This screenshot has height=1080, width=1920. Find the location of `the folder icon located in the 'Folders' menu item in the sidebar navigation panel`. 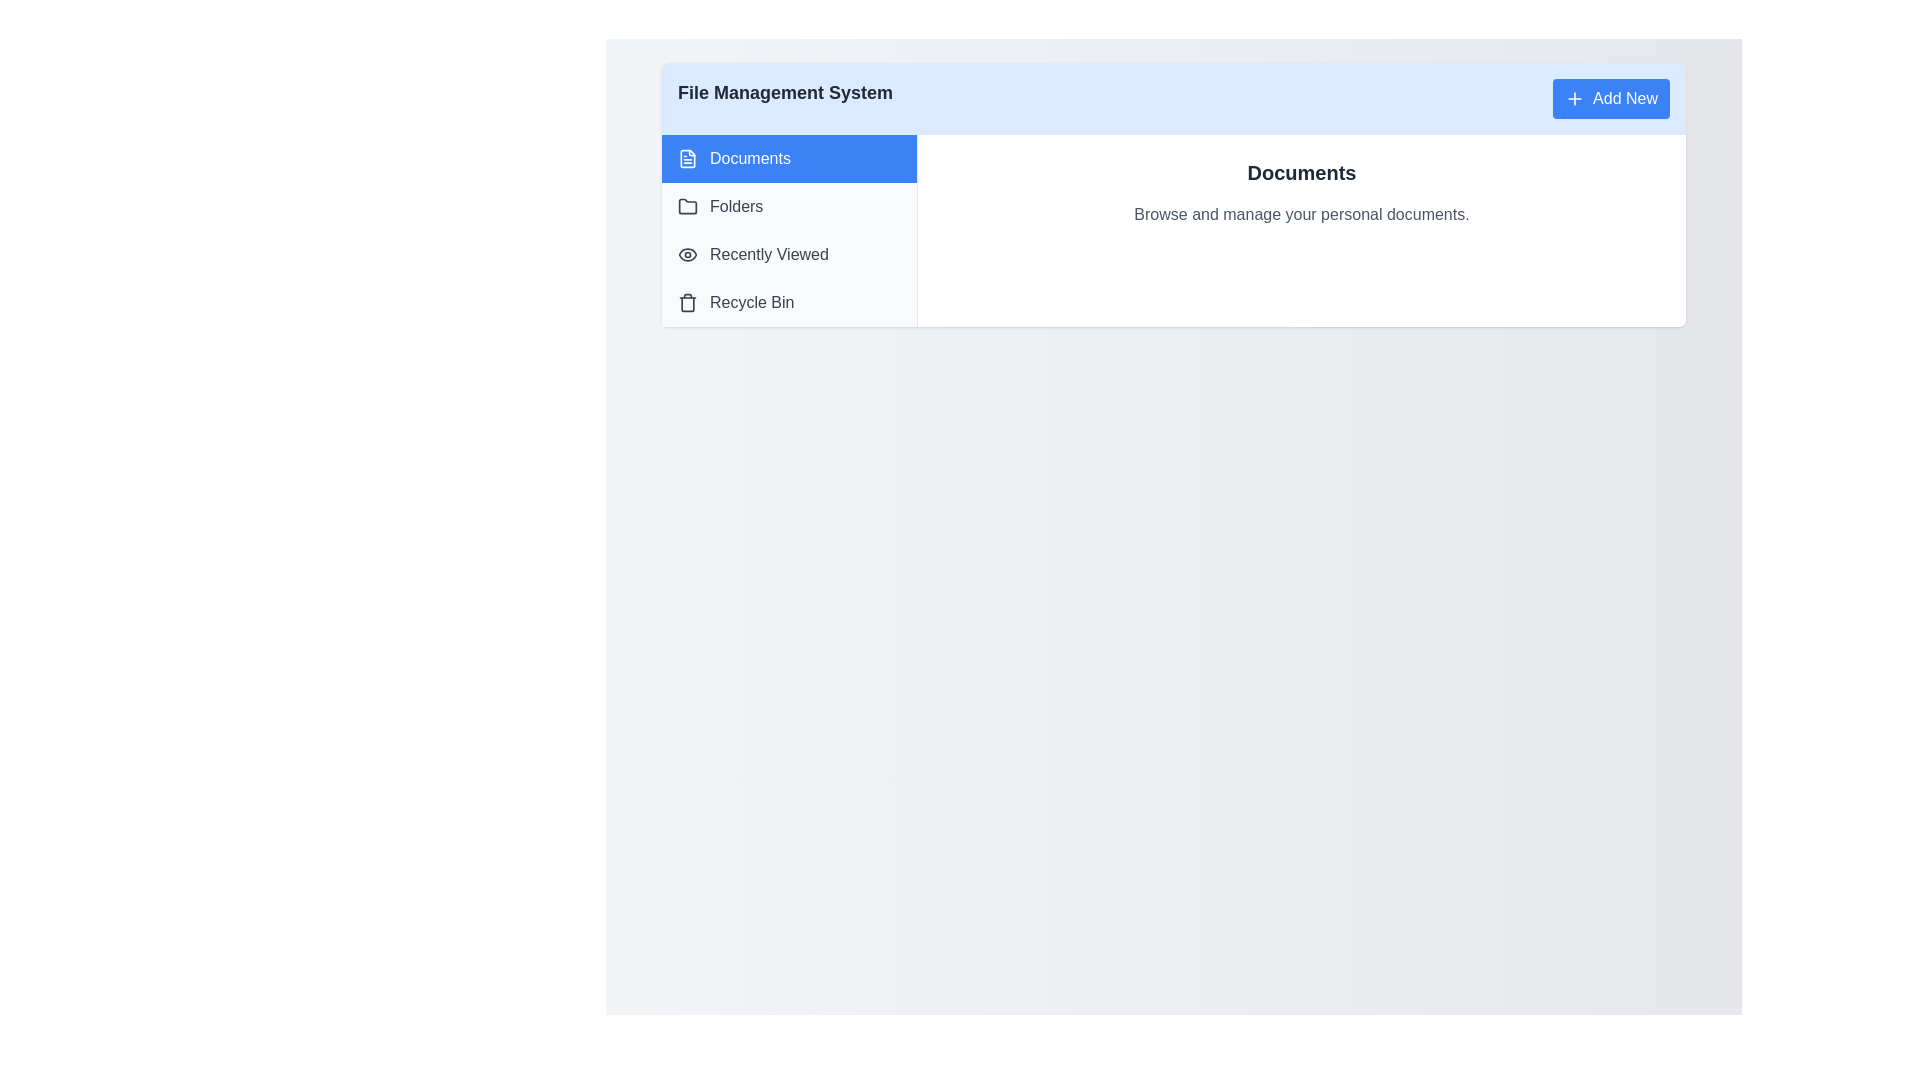

the folder icon located in the 'Folders' menu item in the sidebar navigation panel is located at coordinates (687, 207).